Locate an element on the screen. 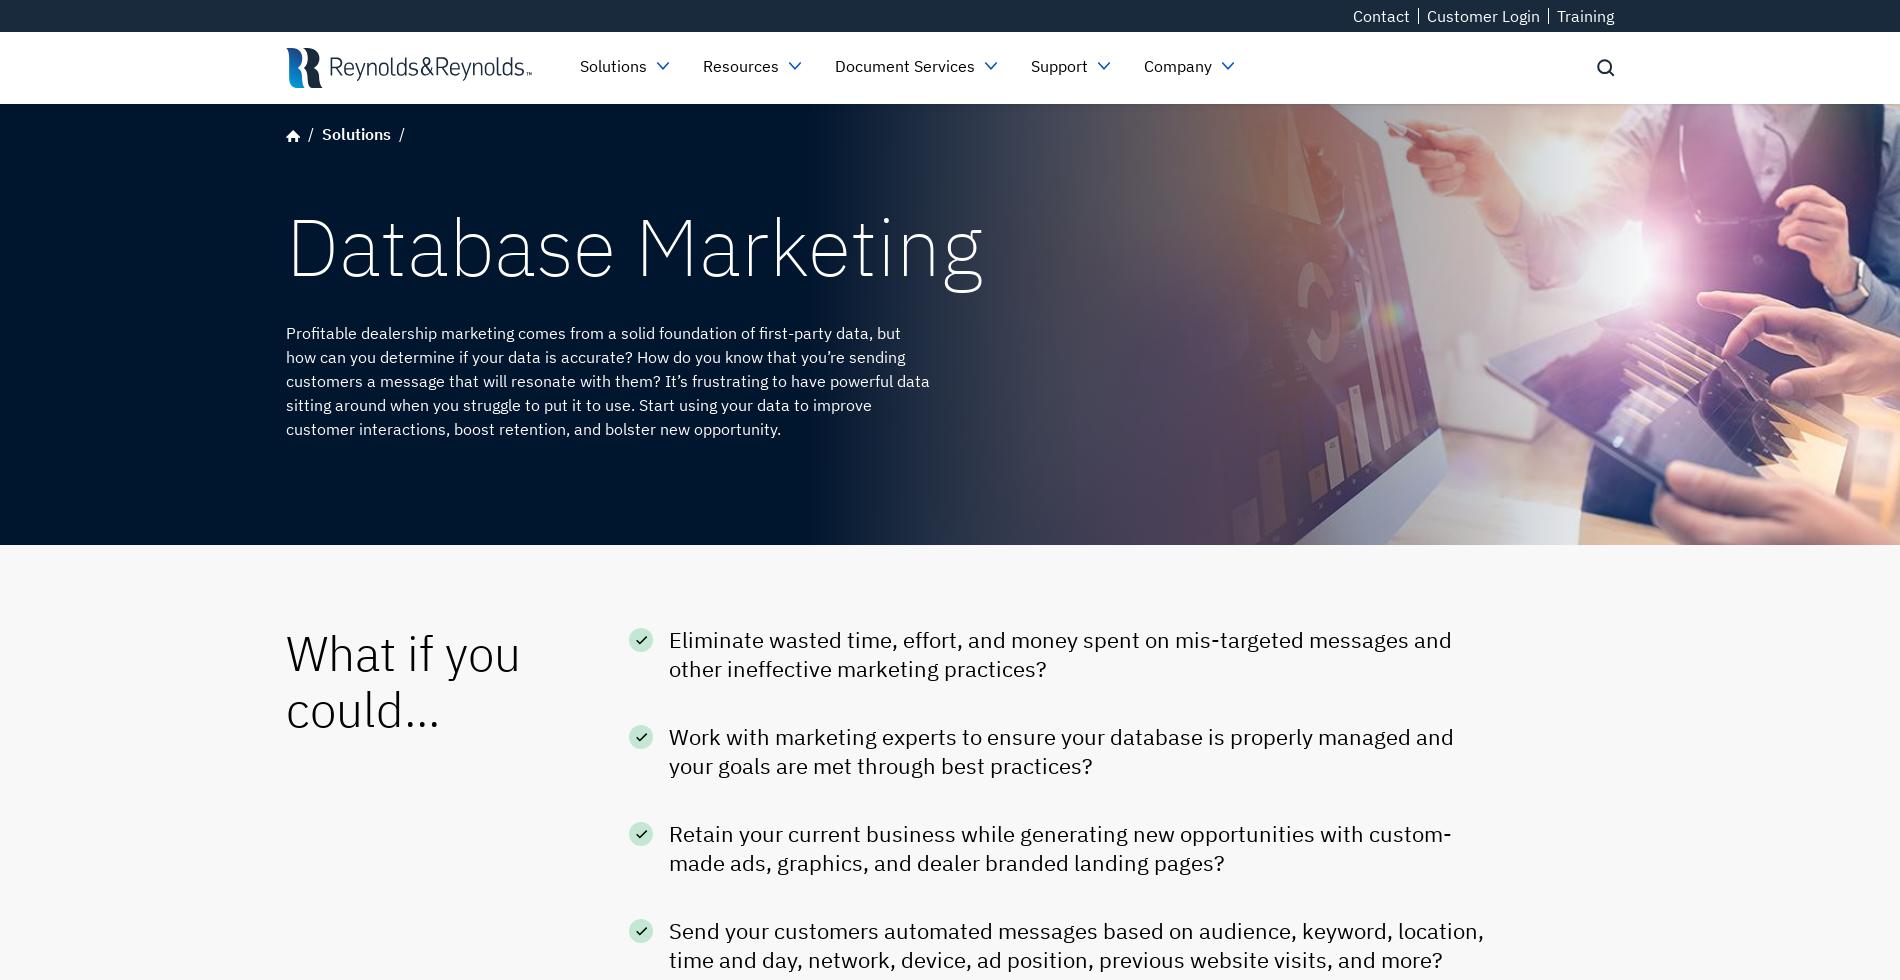 The height and width of the screenshot is (980, 1900). 'Training' is located at coordinates (1557, 15).